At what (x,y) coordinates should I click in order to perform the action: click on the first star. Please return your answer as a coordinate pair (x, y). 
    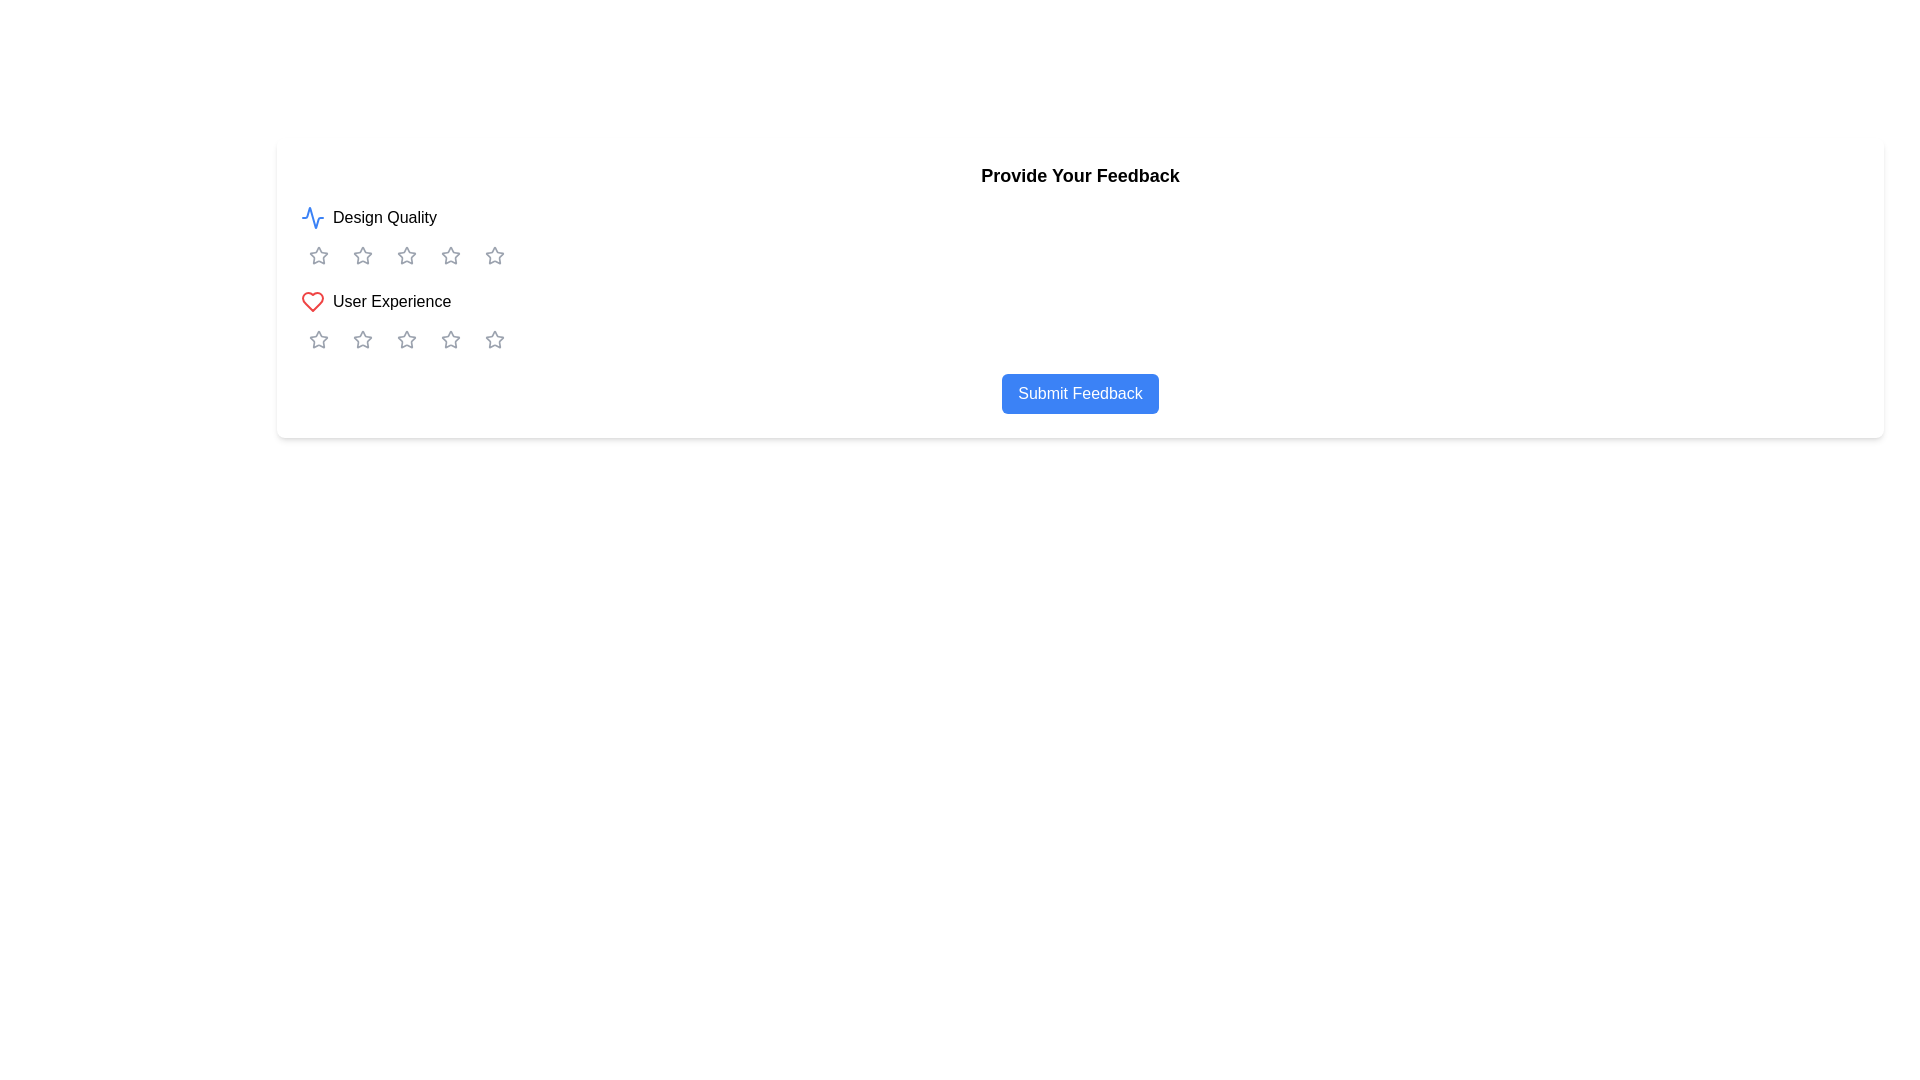
    Looking at the image, I should click on (363, 338).